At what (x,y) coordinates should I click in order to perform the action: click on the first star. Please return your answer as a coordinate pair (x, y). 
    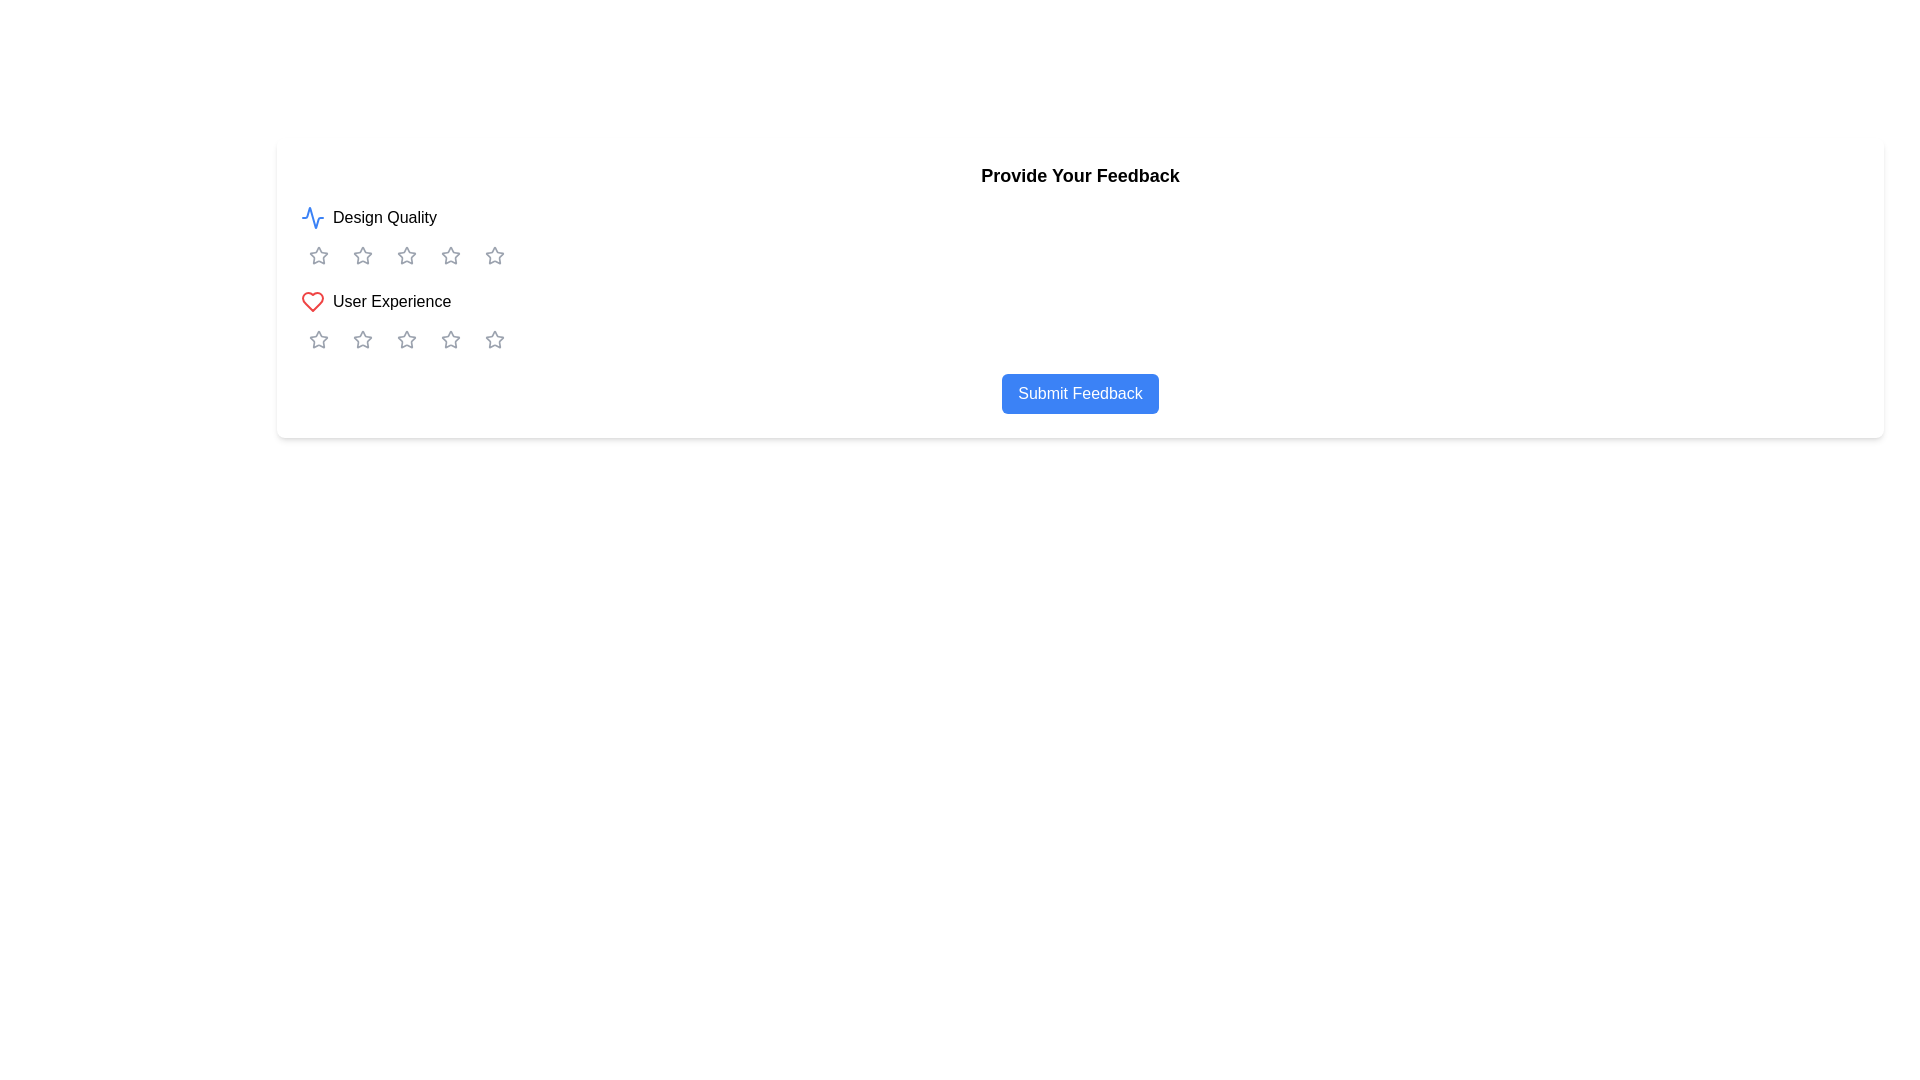
    Looking at the image, I should click on (363, 338).